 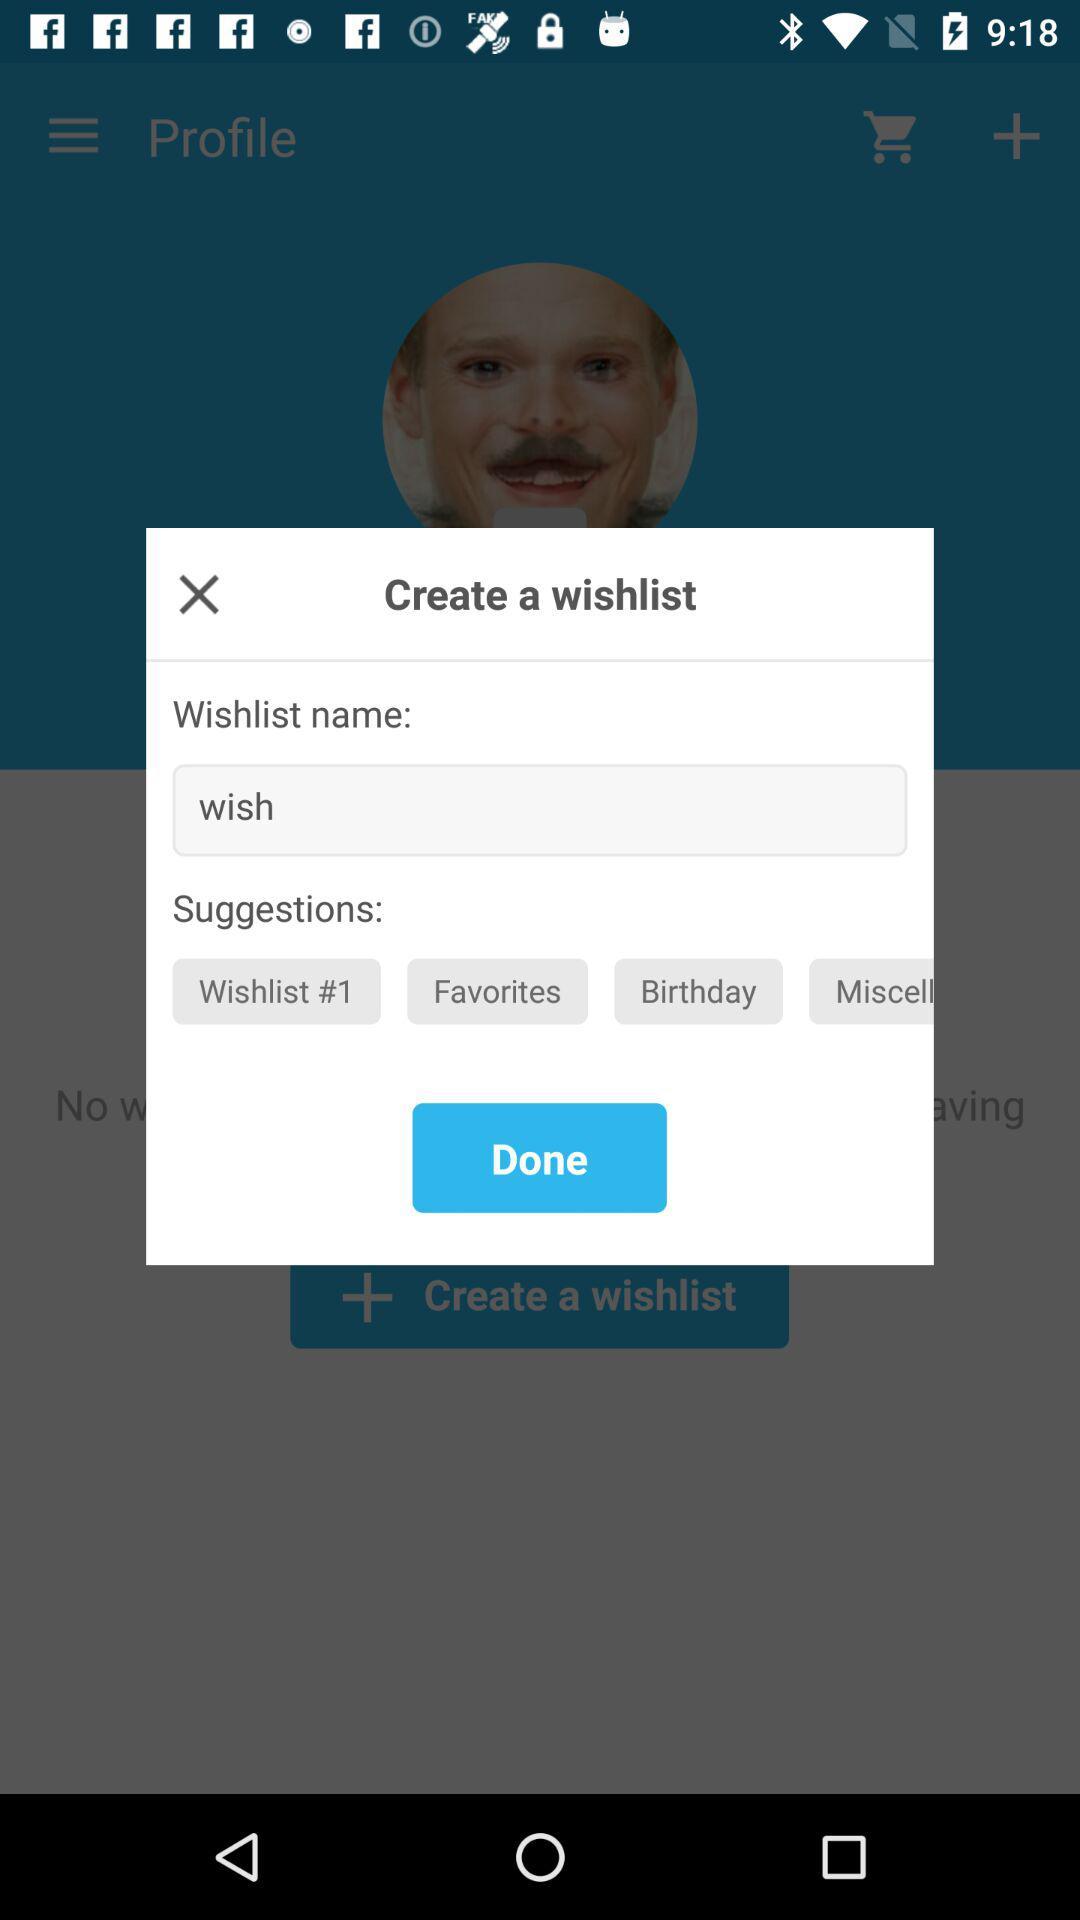 I want to click on the list, so click(x=199, y=592).